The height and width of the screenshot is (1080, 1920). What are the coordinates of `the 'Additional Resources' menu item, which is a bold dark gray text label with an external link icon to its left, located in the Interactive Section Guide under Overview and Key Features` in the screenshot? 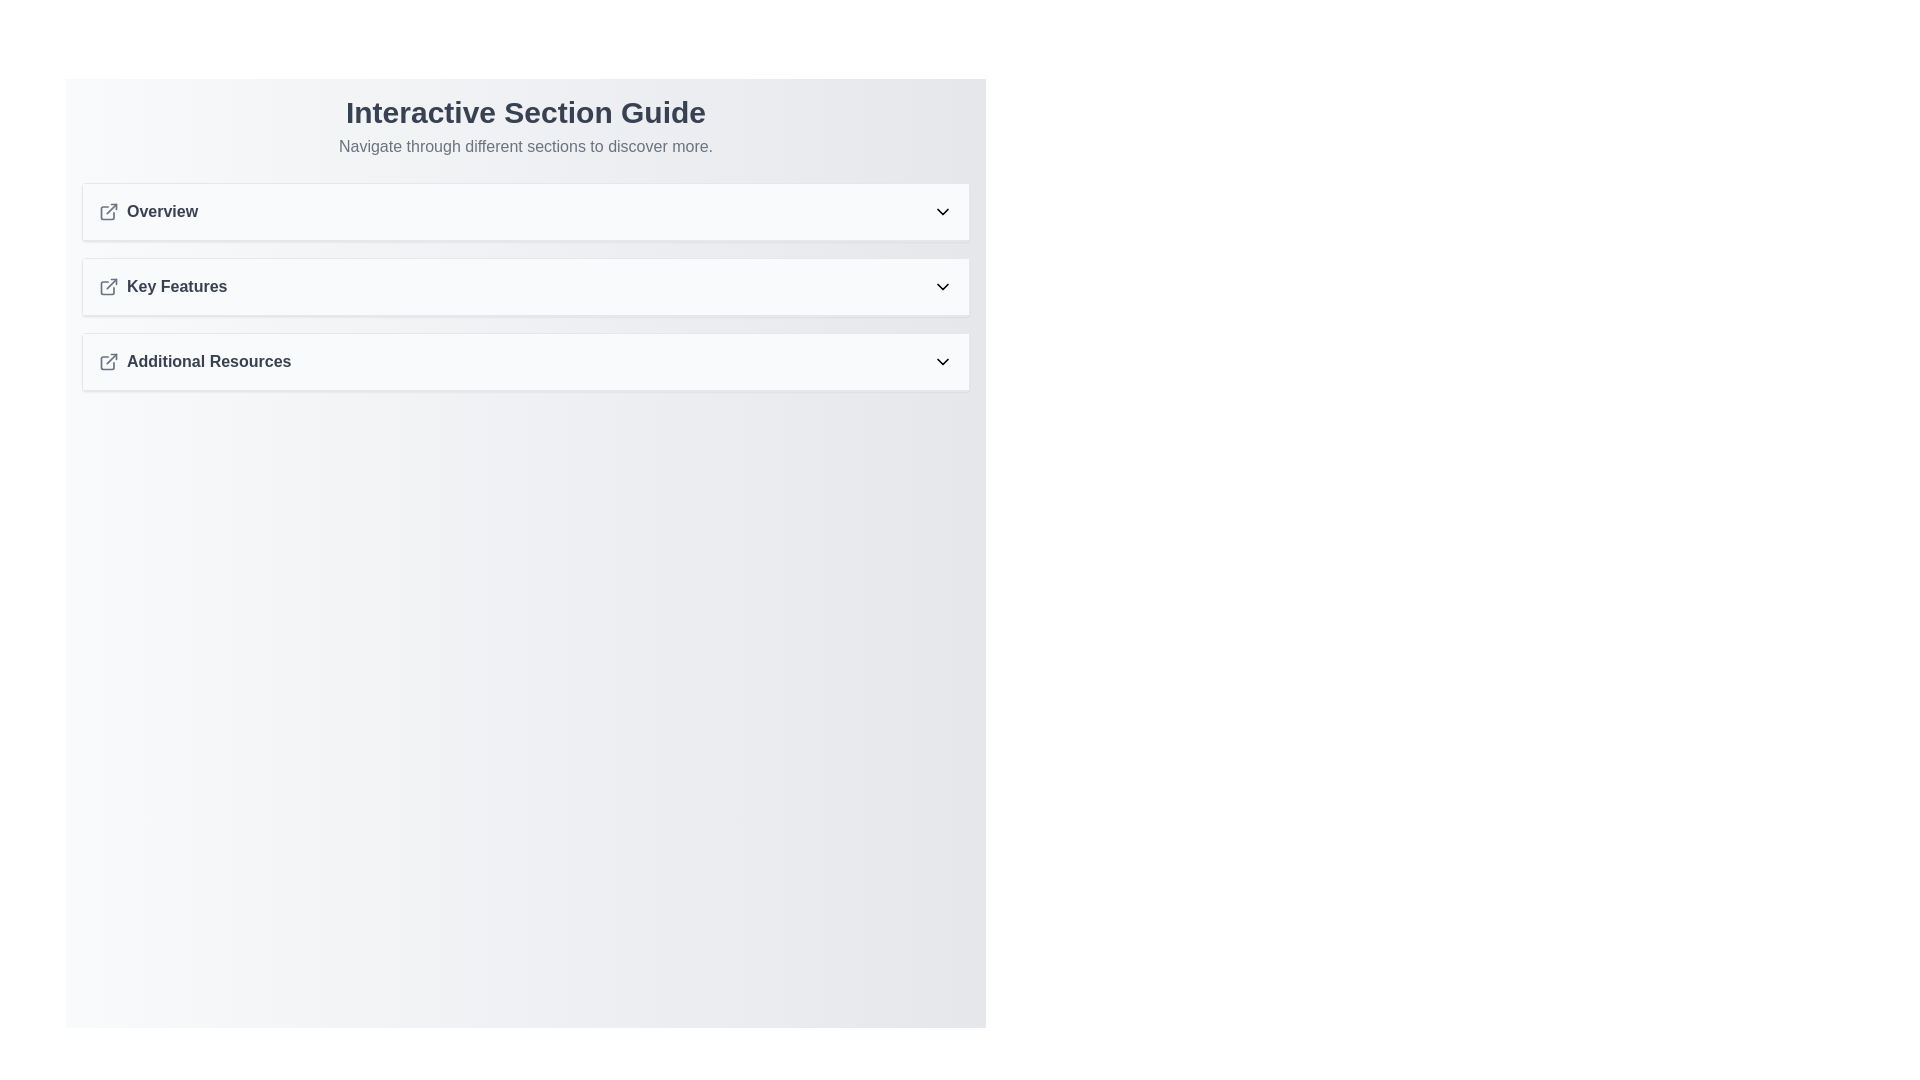 It's located at (195, 362).